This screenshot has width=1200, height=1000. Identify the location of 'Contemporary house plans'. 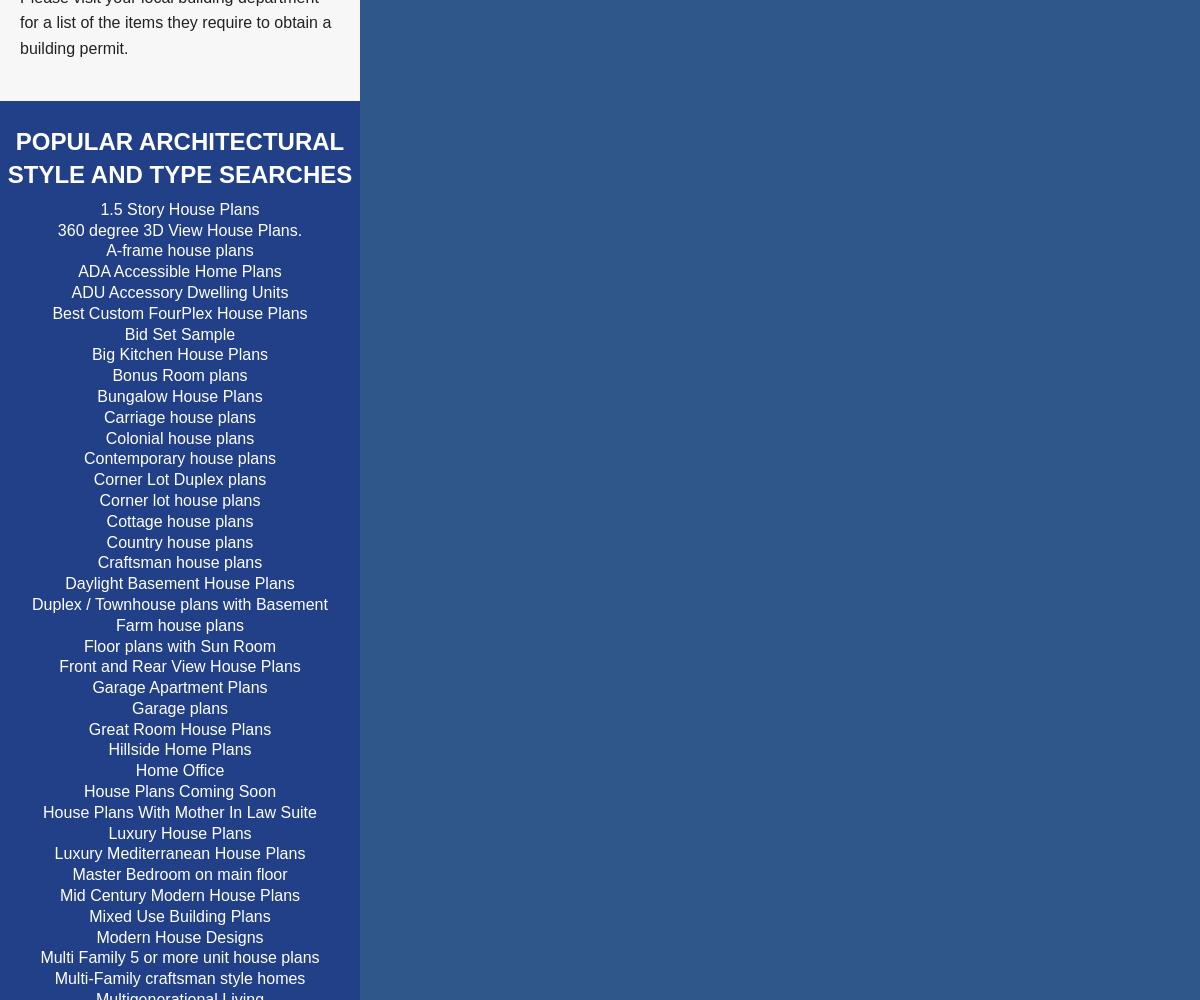
(178, 457).